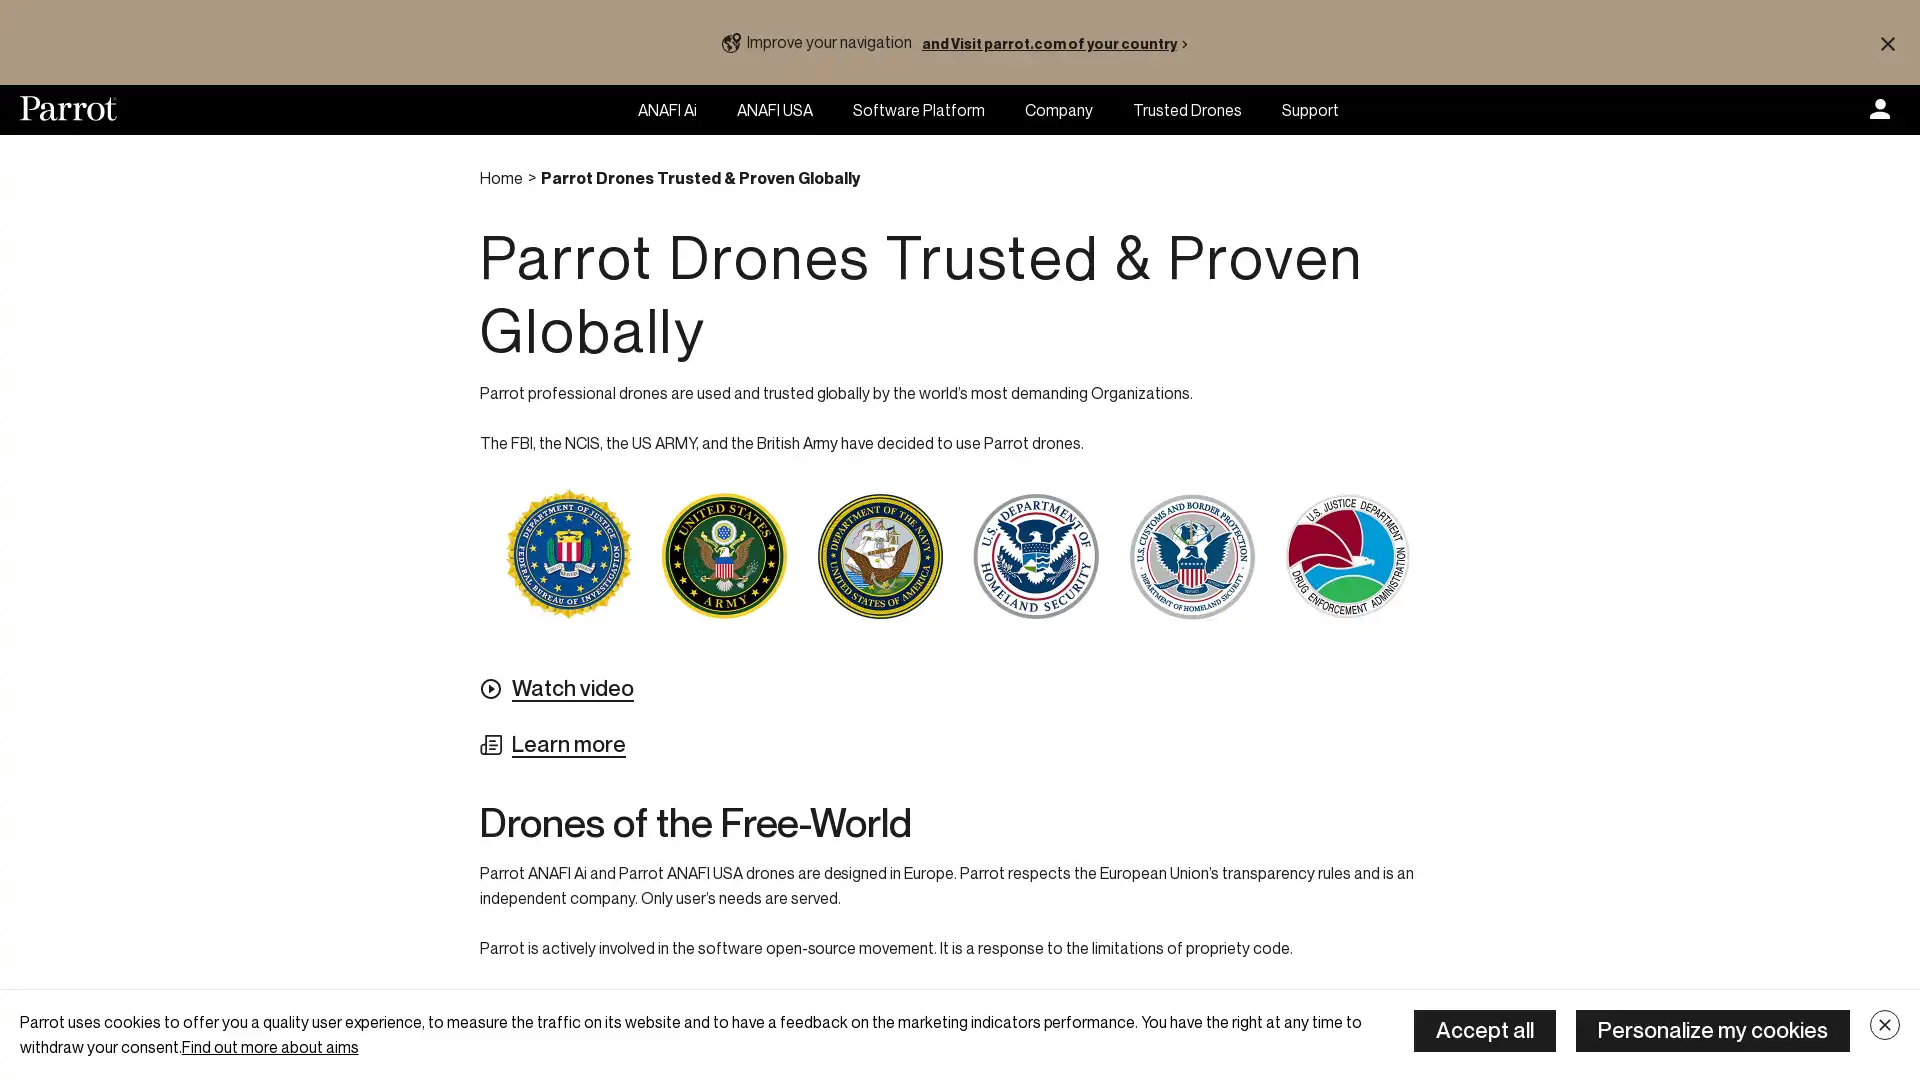 The image size is (1920, 1080). What do you see at coordinates (556, 688) in the screenshot?
I see `Watch video` at bounding box center [556, 688].